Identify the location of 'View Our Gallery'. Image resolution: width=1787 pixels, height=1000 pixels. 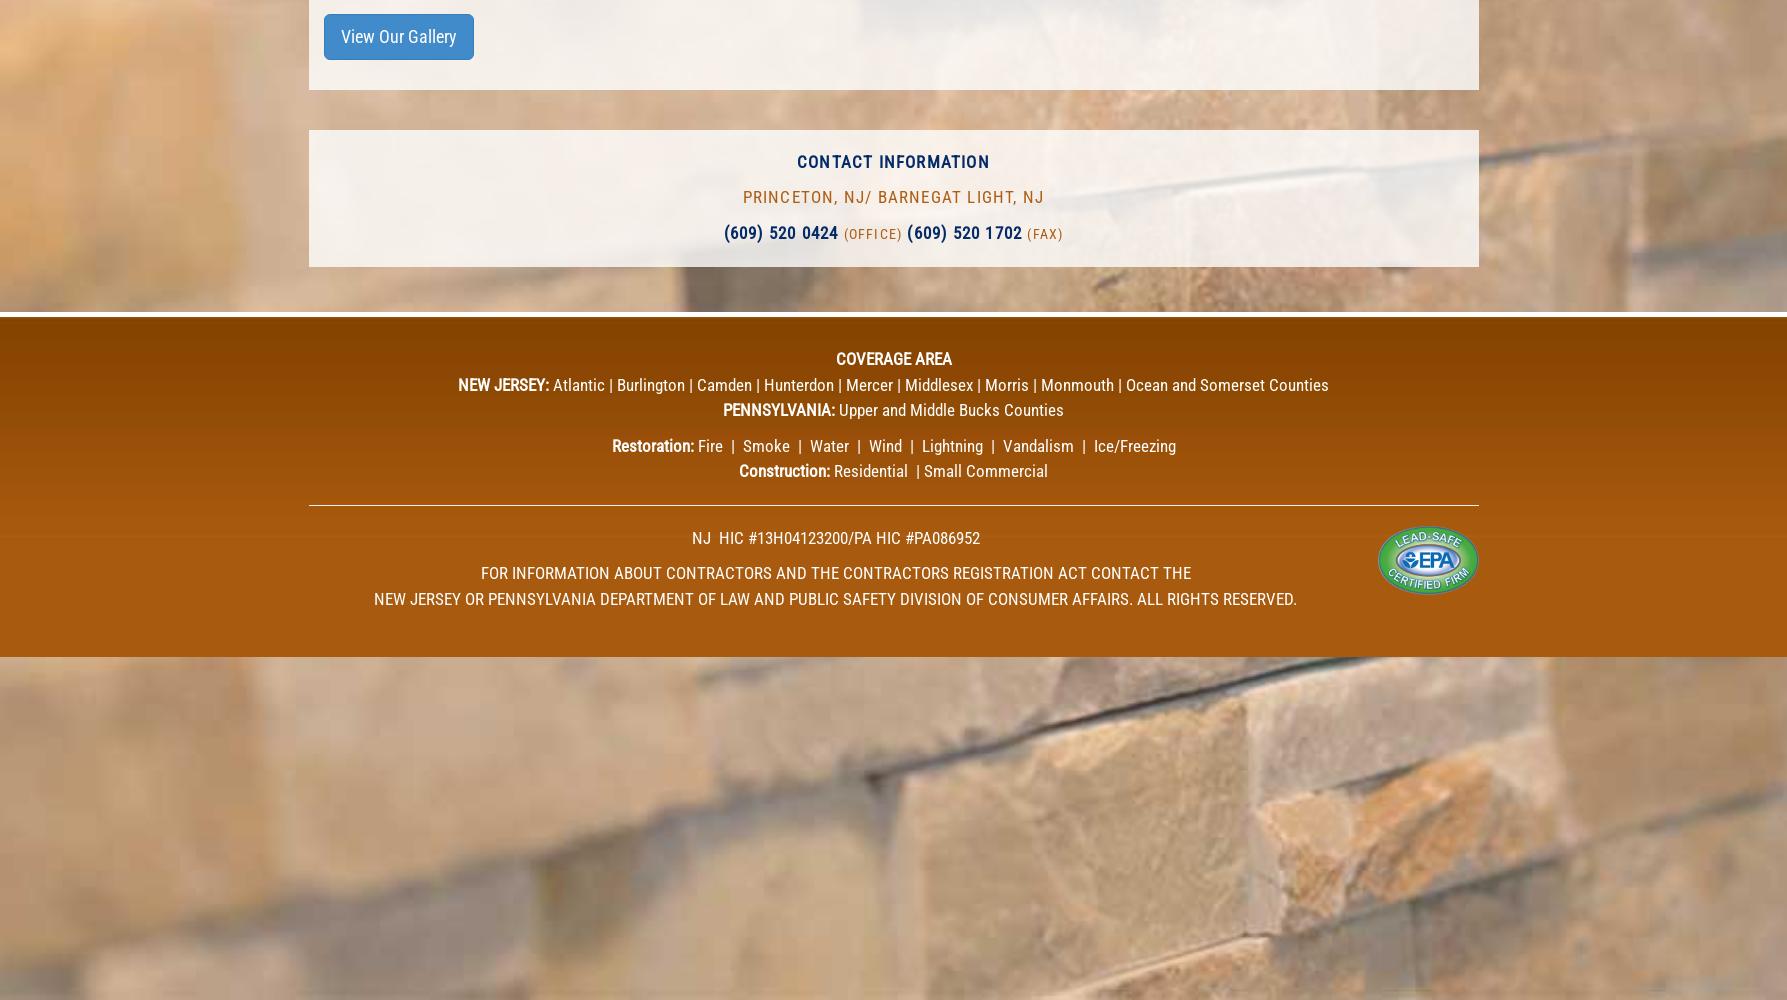
(339, 35).